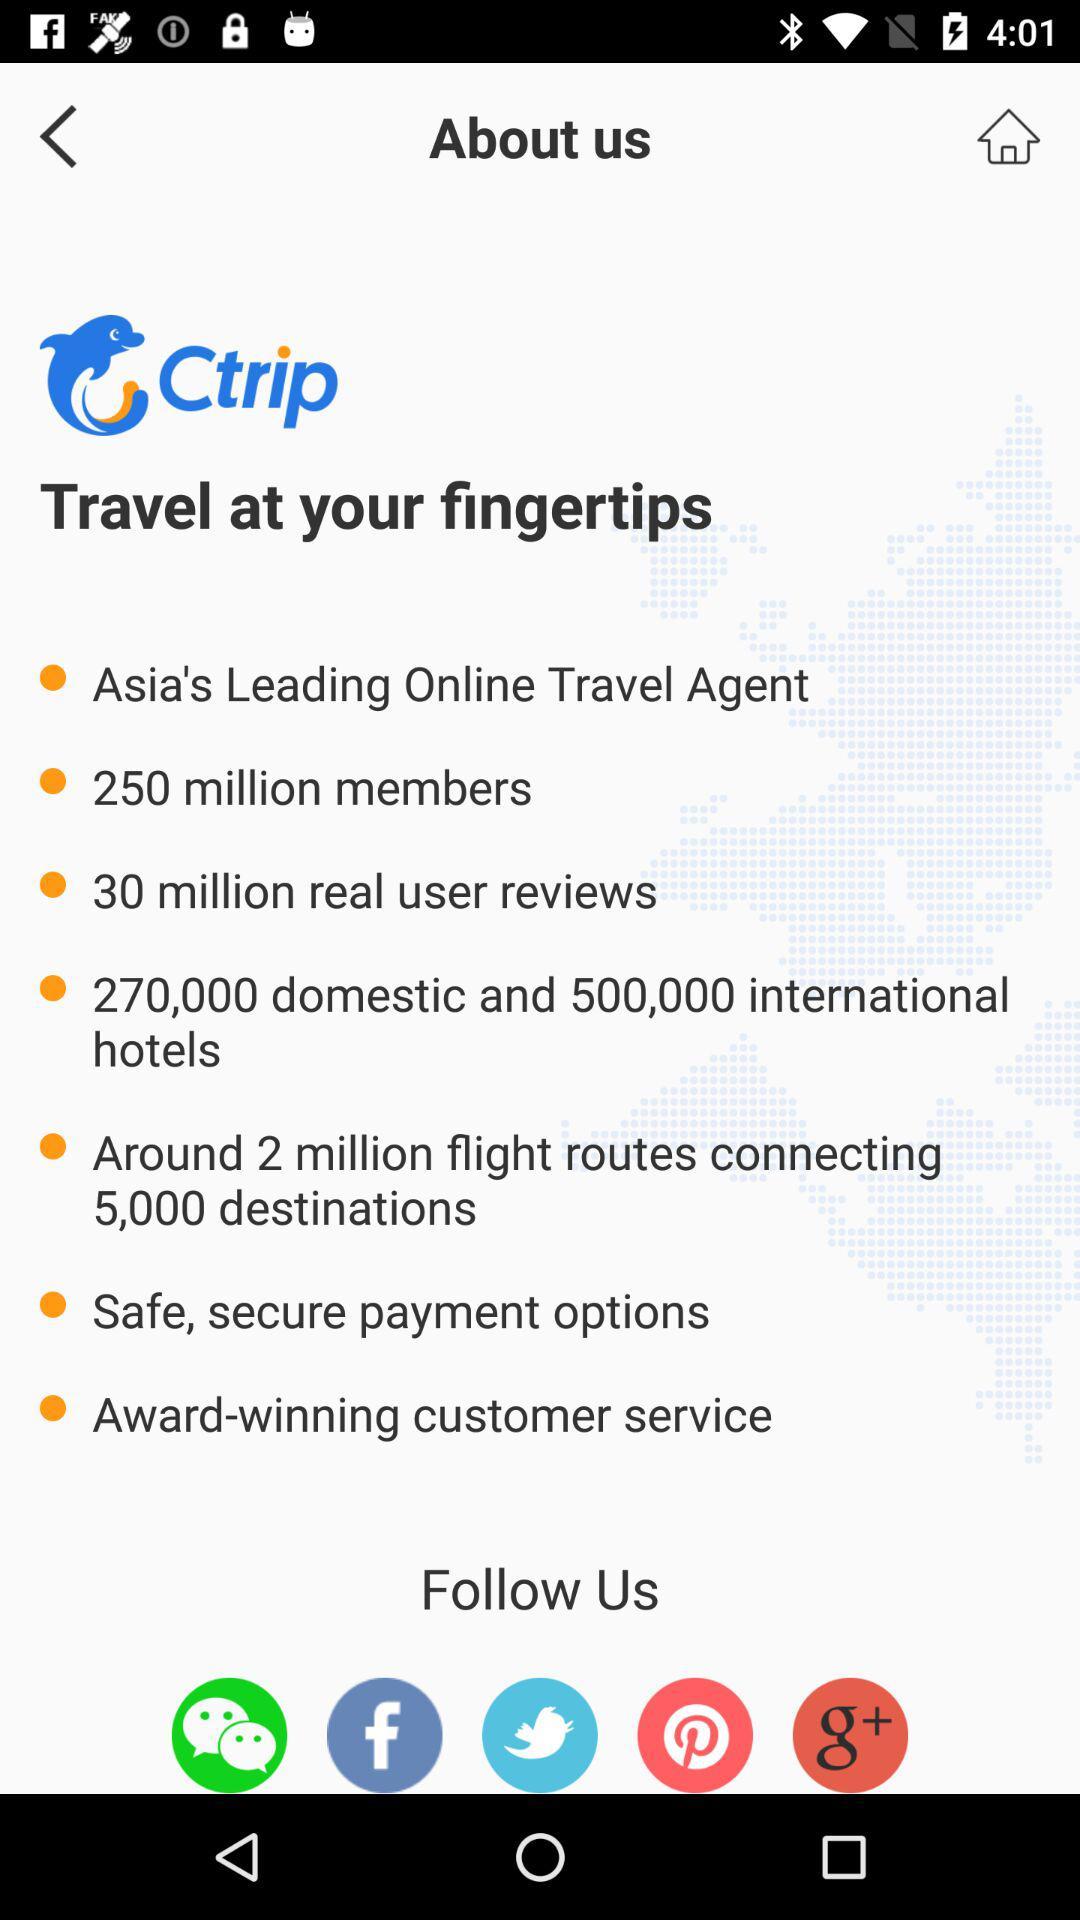 Image resolution: width=1080 pixels, height=1920 pixels. I want to click on pinterest option, so click(694, 1734).